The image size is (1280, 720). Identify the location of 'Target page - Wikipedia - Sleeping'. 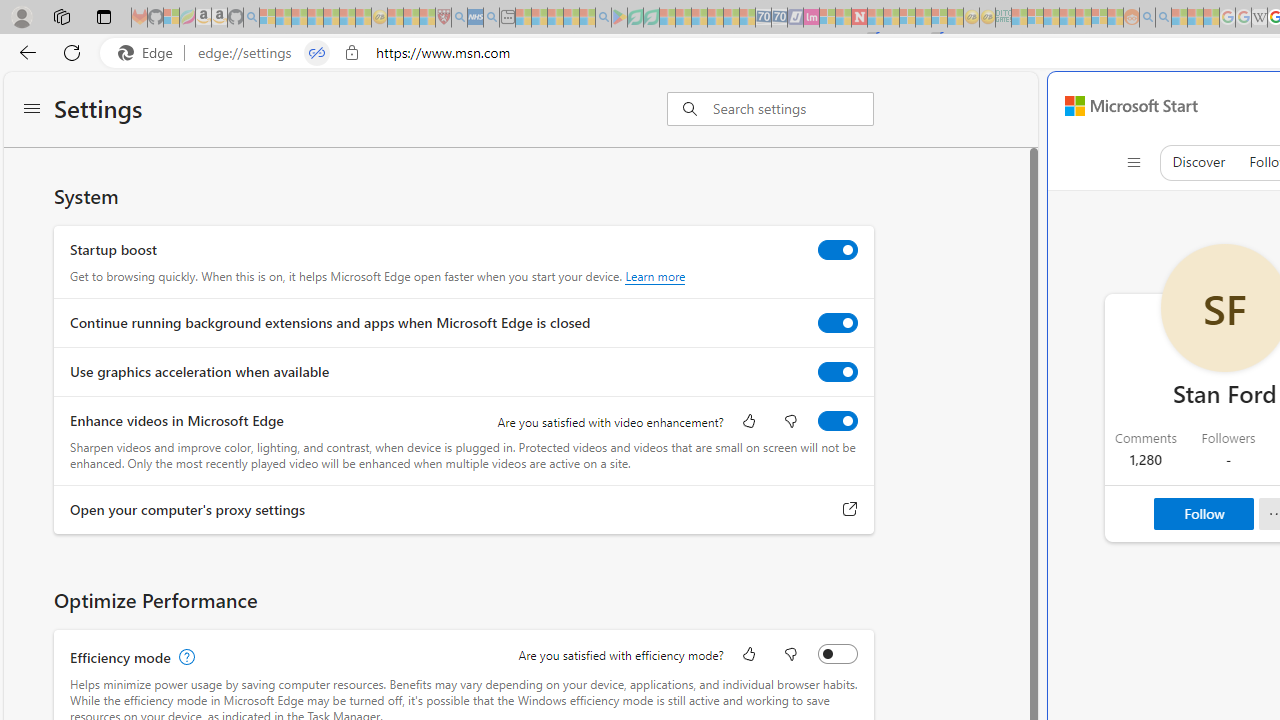
(1258, 17).